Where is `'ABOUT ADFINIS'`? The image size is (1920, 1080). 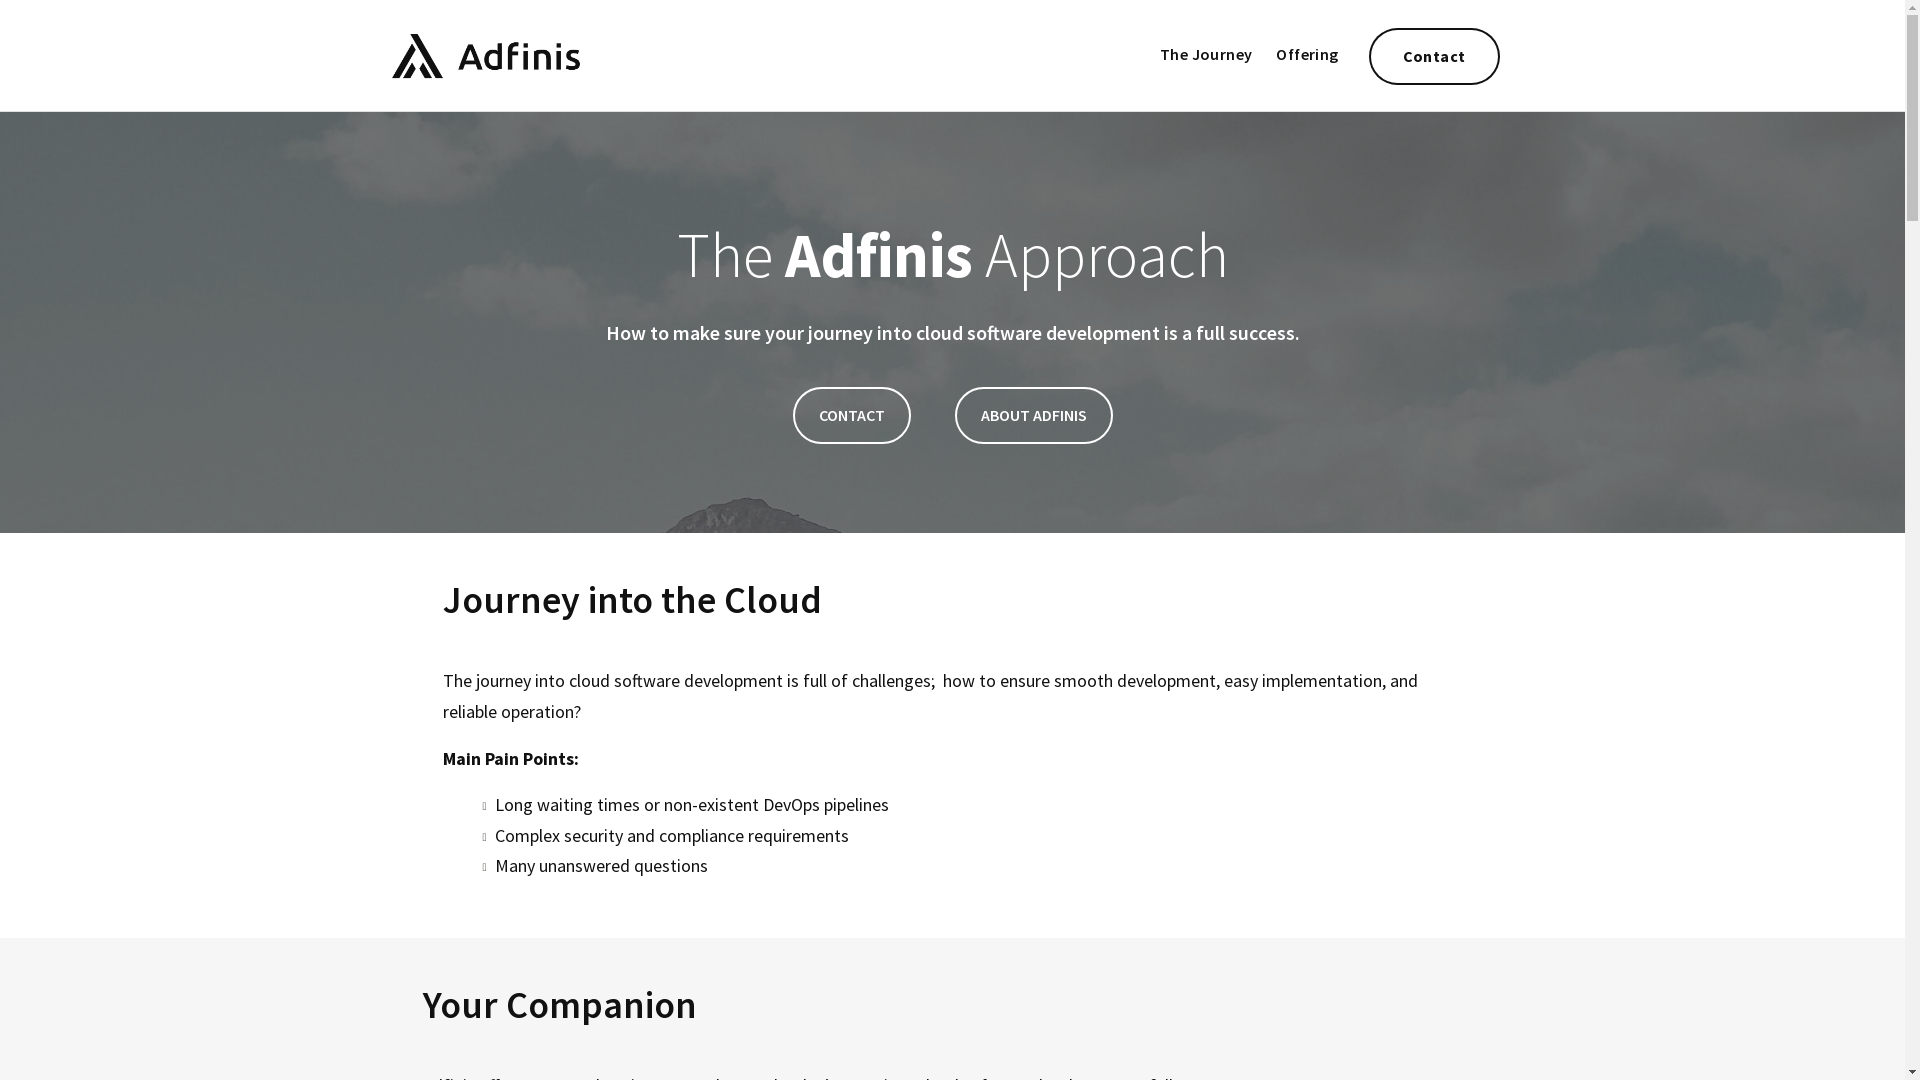 'ABOUT ADFINIS' is located at coordinates (1032, 414).